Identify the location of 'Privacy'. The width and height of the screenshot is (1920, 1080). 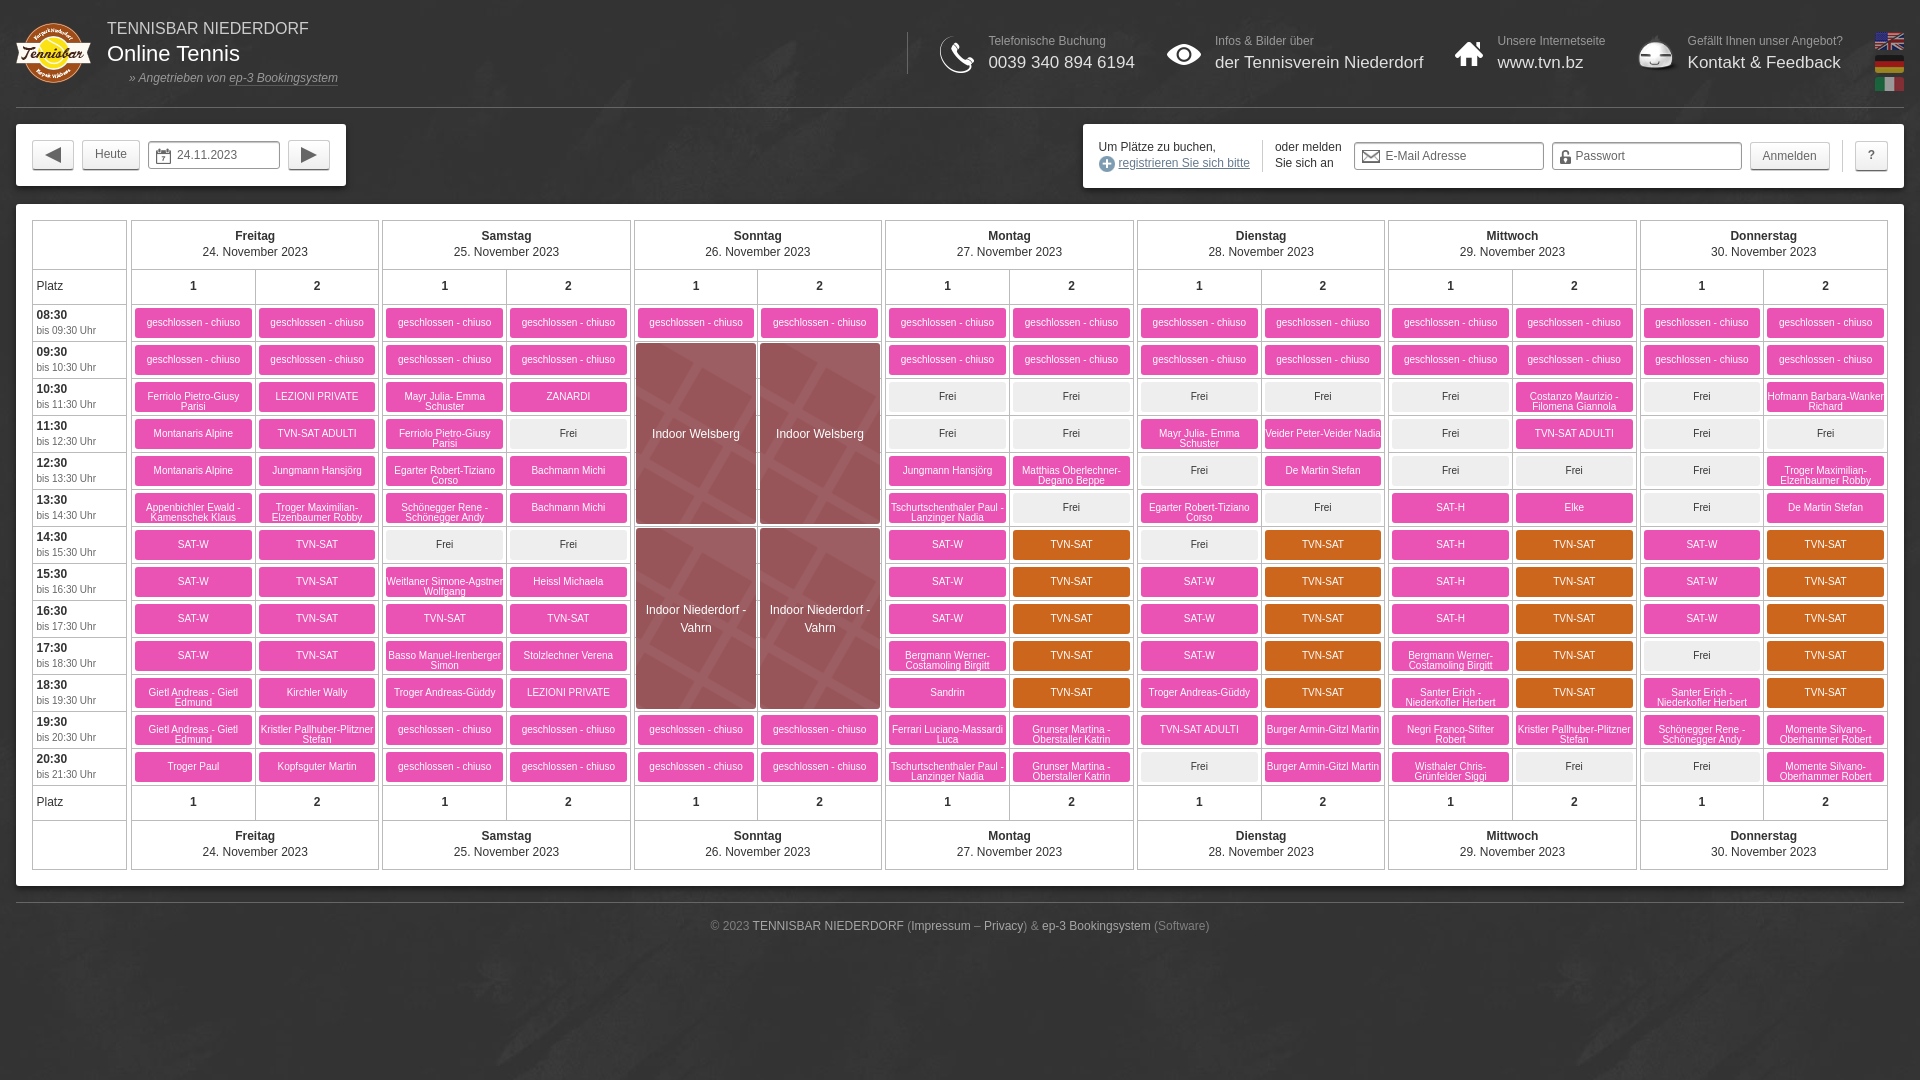
(1003, 925).